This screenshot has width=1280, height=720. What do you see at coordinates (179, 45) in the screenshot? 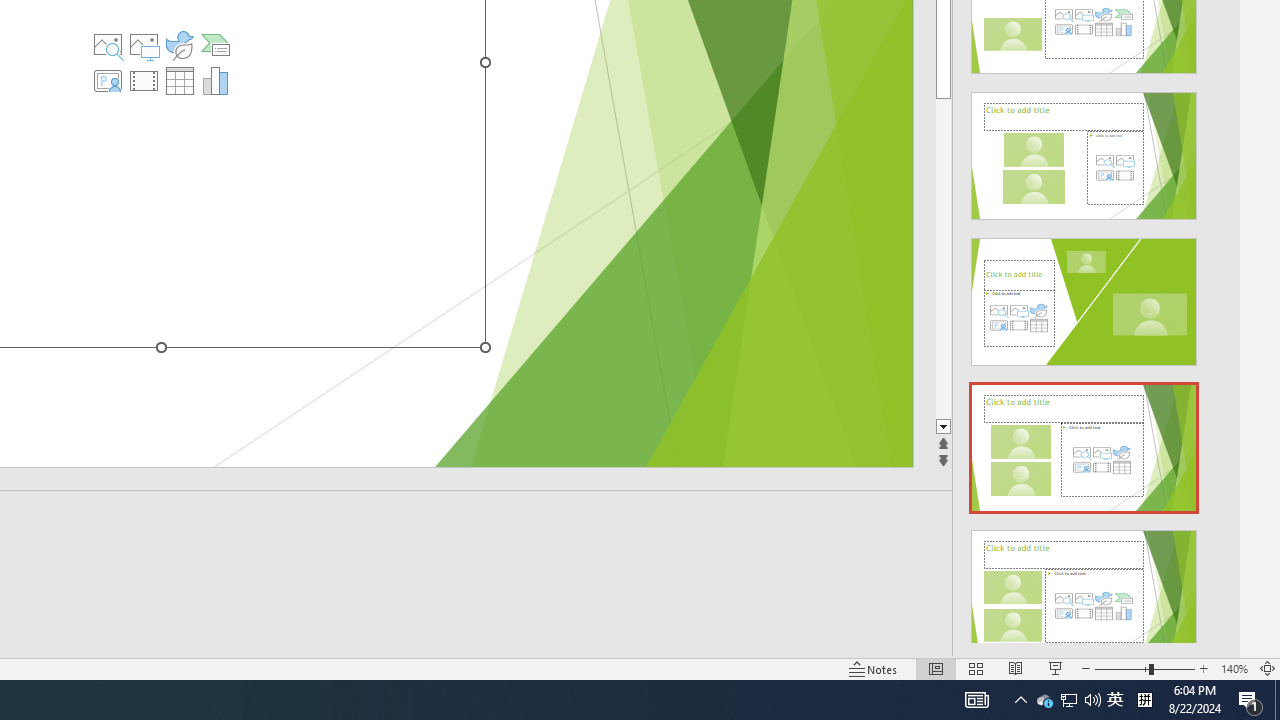
I see `'Insert an Icon'` at bounding box center [179, 45].